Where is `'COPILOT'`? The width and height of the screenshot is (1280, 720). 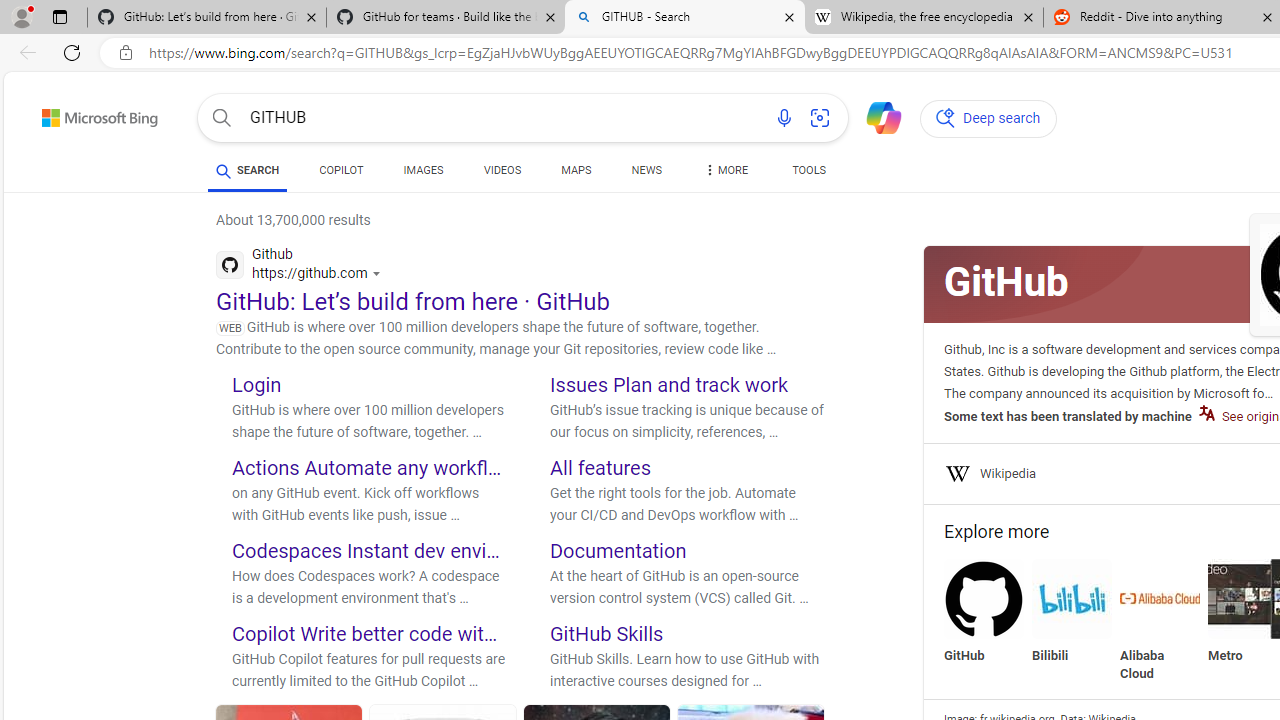
'COPILOT' is located at coordinates (341, 172).